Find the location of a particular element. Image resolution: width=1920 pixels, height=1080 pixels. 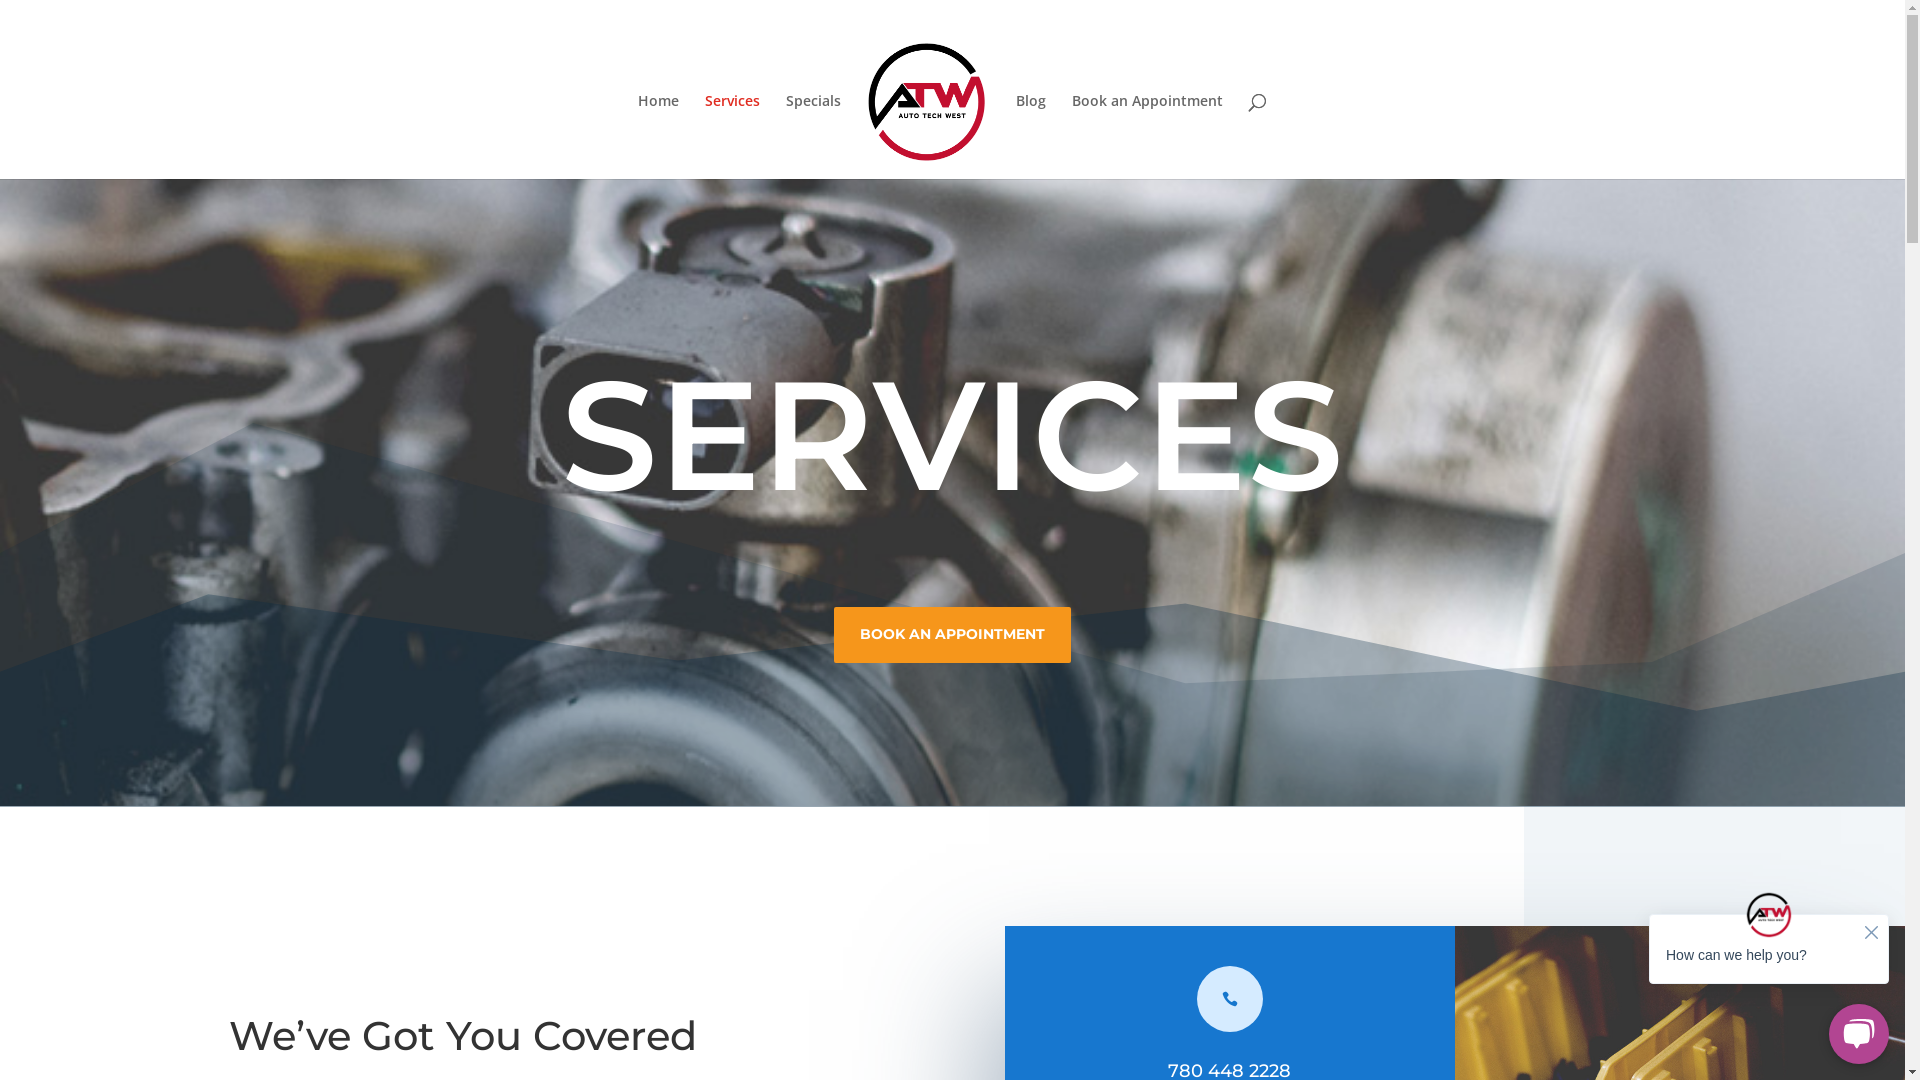

'Services' is located at coordinates (731, 135).